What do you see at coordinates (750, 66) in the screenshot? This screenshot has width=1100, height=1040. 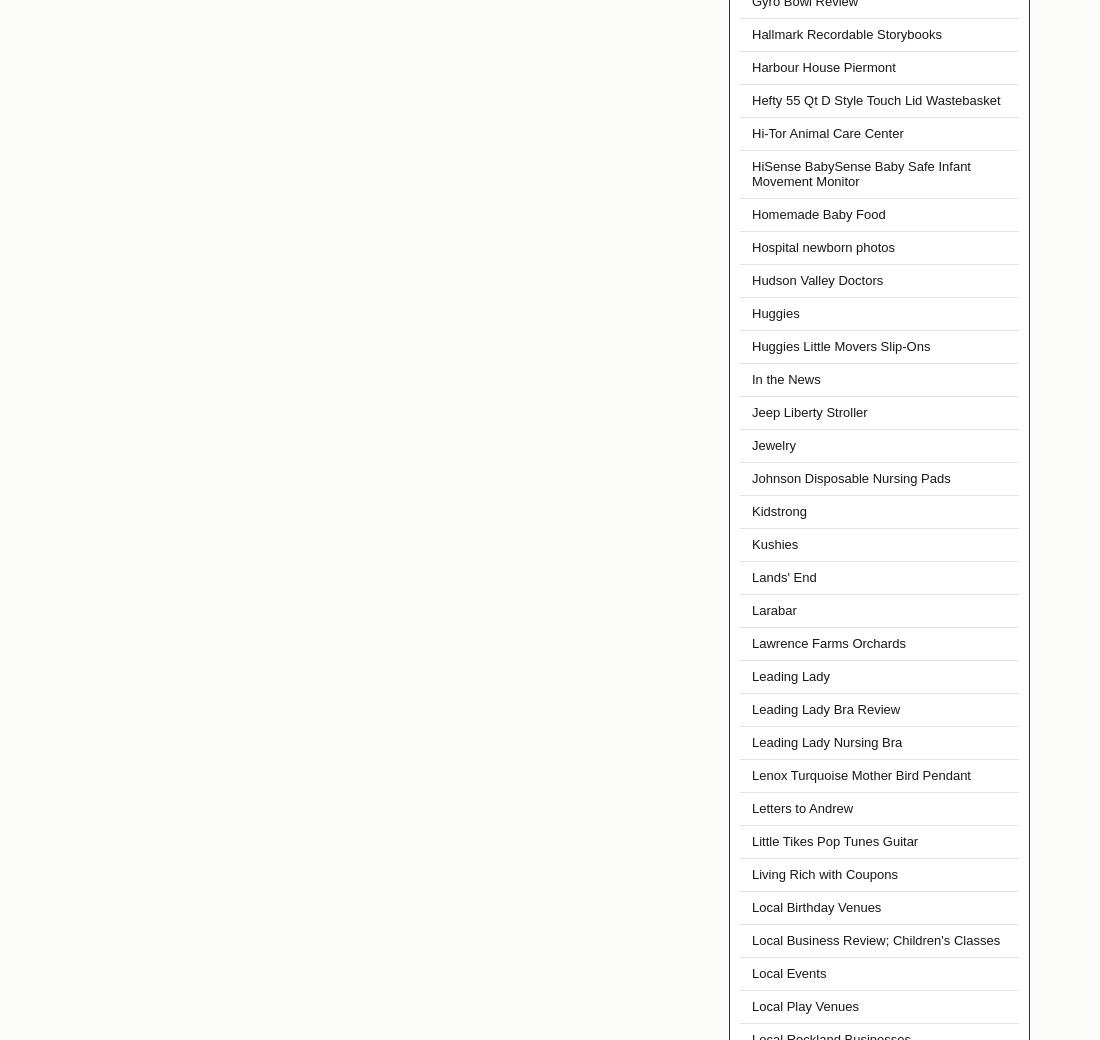 I see `'Harbour House Piermont'` at bounding box center [750, 66].